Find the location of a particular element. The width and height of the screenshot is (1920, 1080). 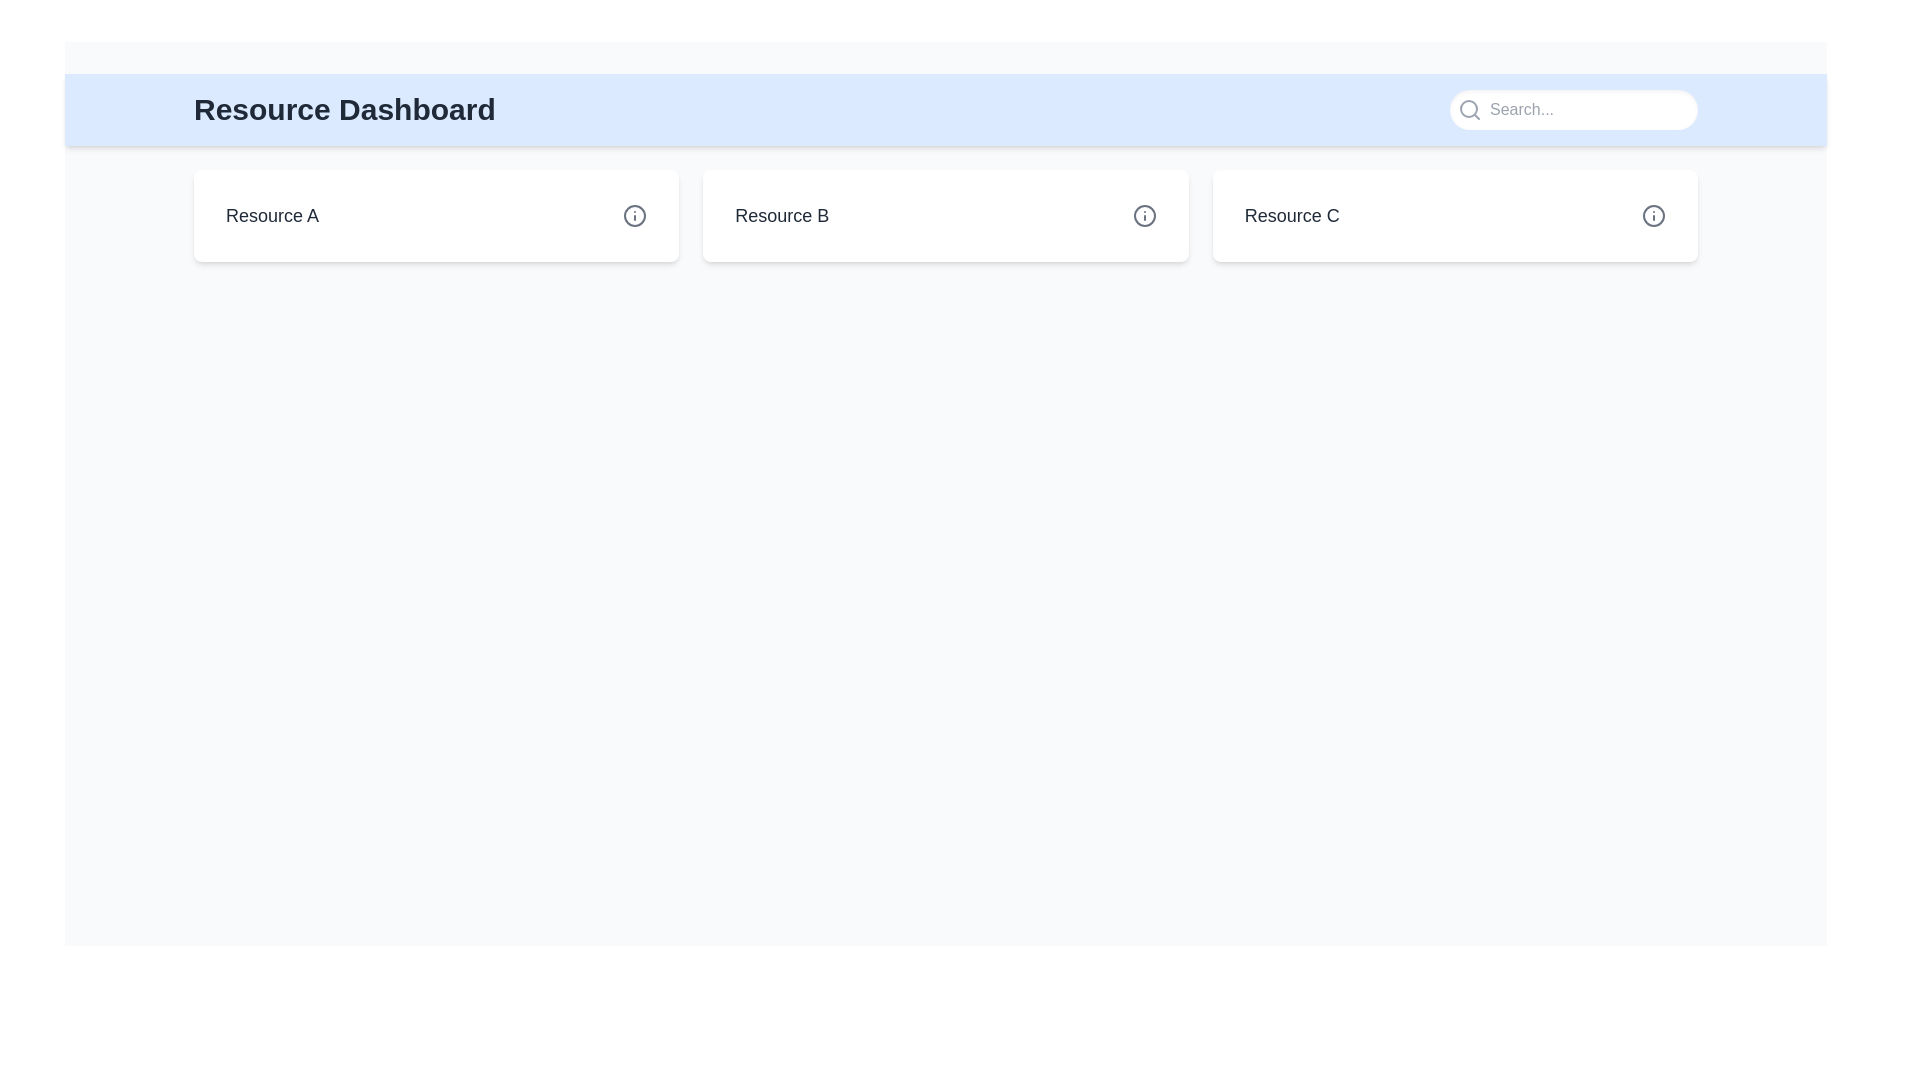

the SVG circle element that forms the circular part of the magnifying glass illustration, located near the top-right corner of the interface is located at coordinates (1468, 108).